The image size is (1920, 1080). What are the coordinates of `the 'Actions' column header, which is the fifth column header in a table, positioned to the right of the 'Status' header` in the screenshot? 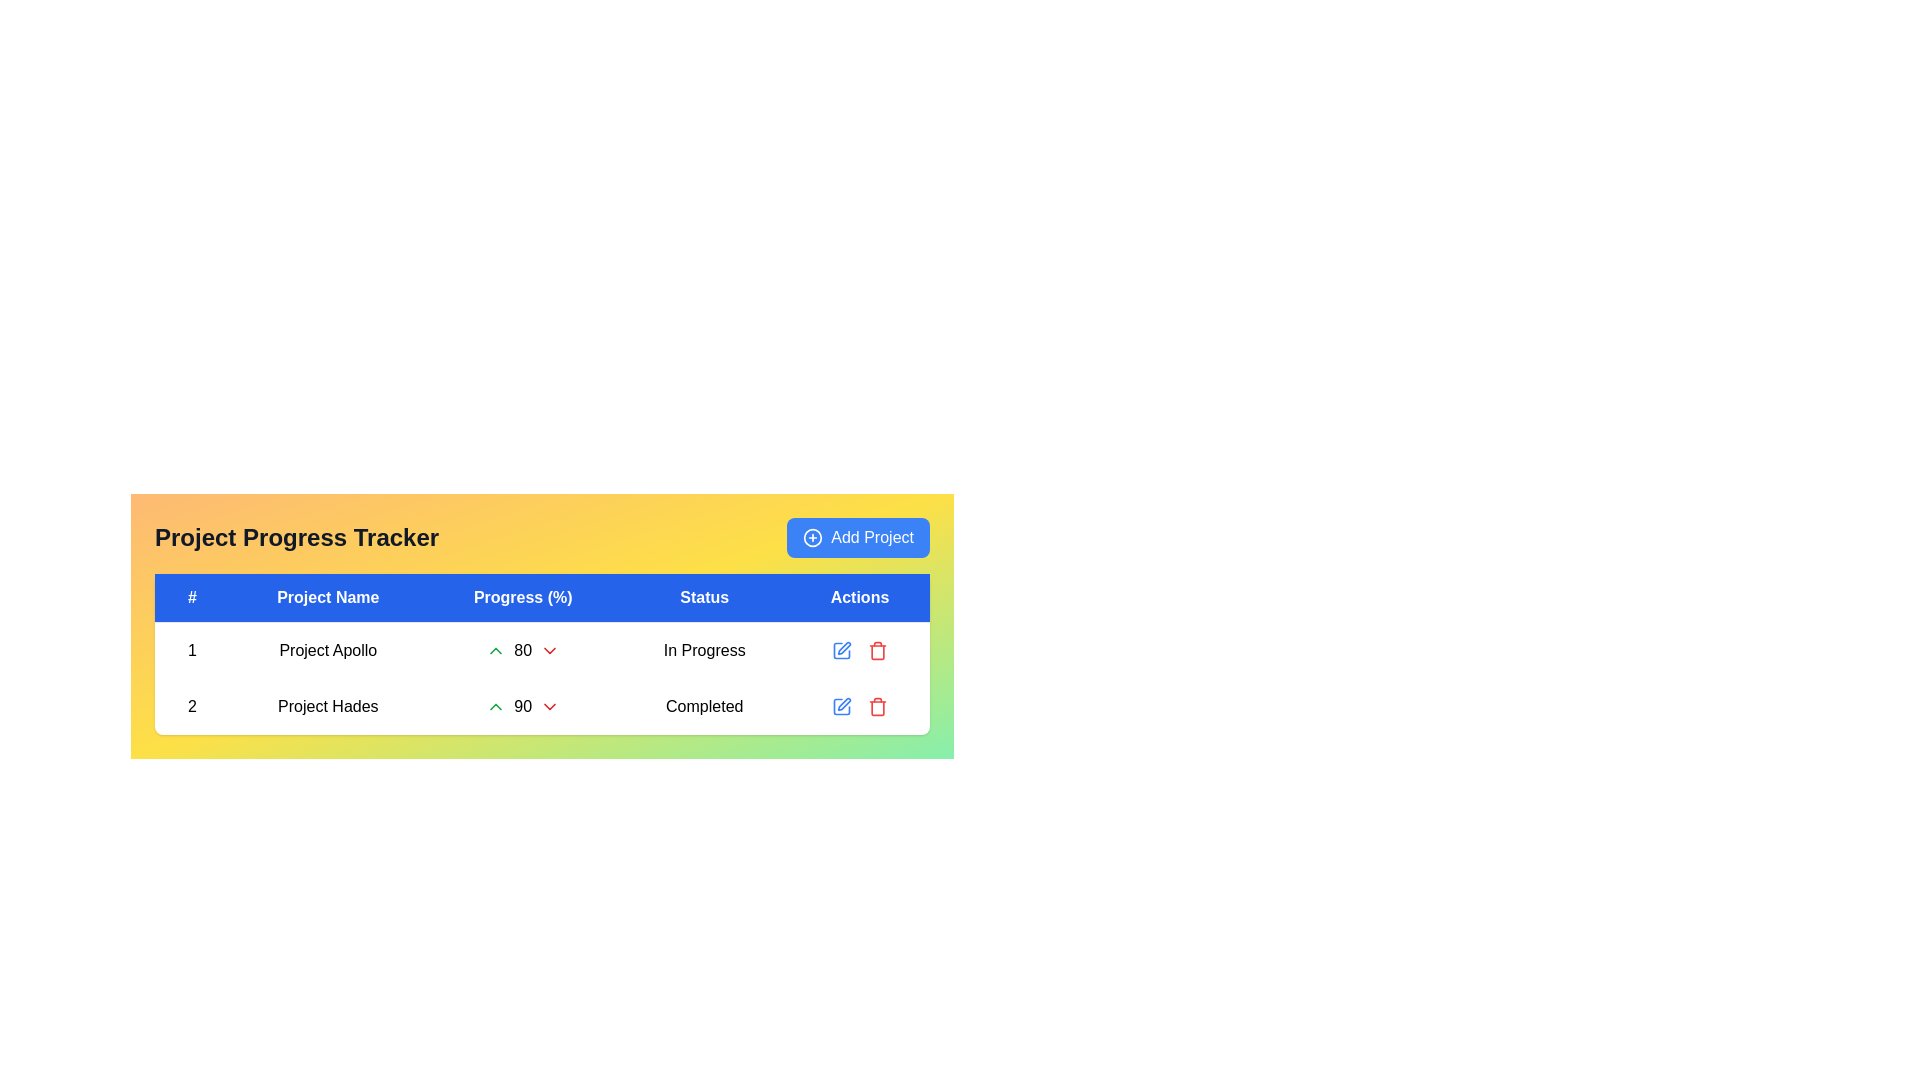 It's located at (859, 597).